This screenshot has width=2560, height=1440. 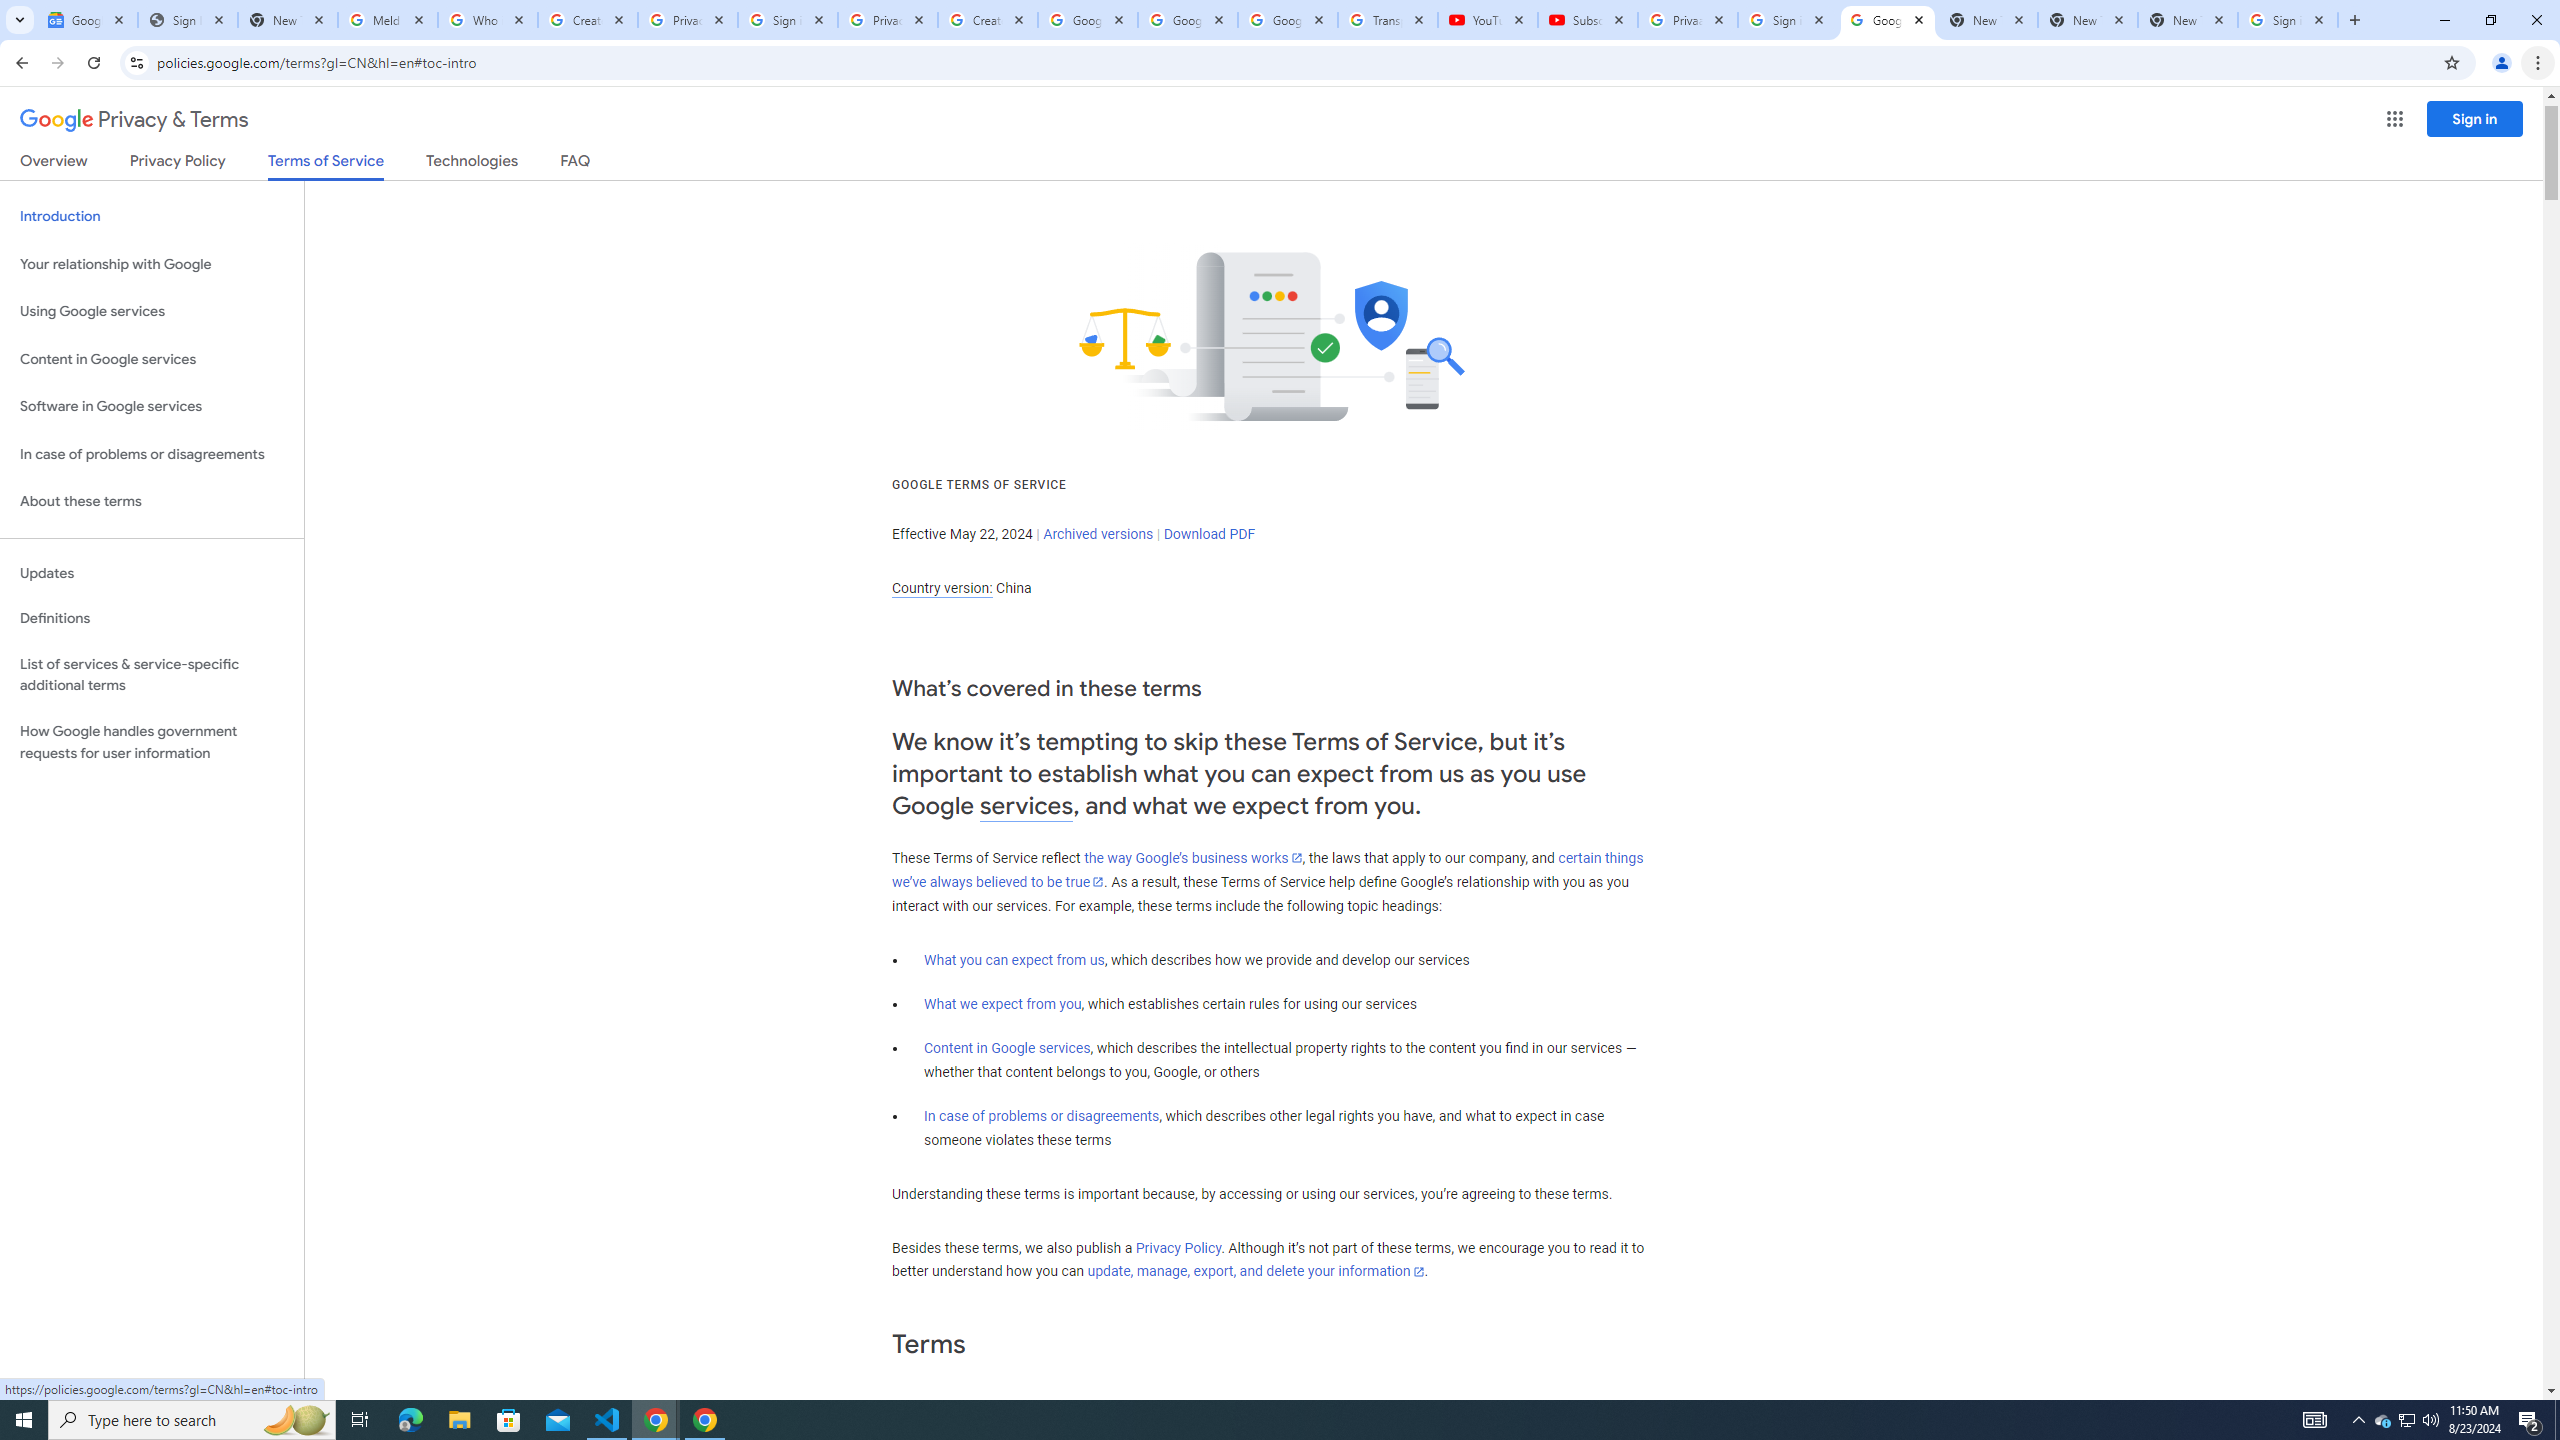 What do you see at coordinates (151, 742) in the screenshot?
I see `'How Google handles government requests for user information'` at bounding box center [151, 742].